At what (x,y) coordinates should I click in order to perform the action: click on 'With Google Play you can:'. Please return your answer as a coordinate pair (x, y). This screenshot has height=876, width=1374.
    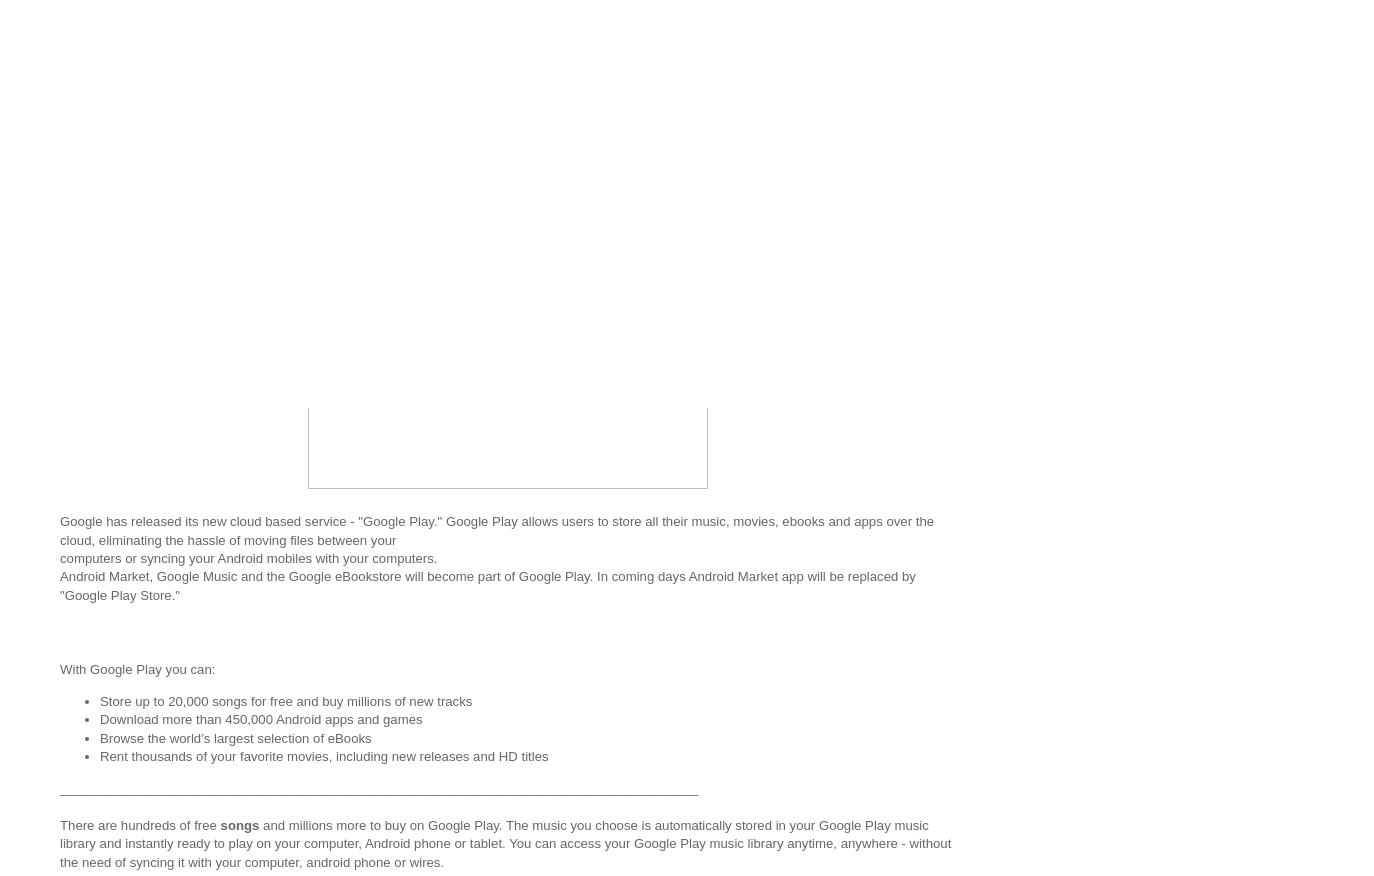
    Looking at the image, I should click on (136, 667).